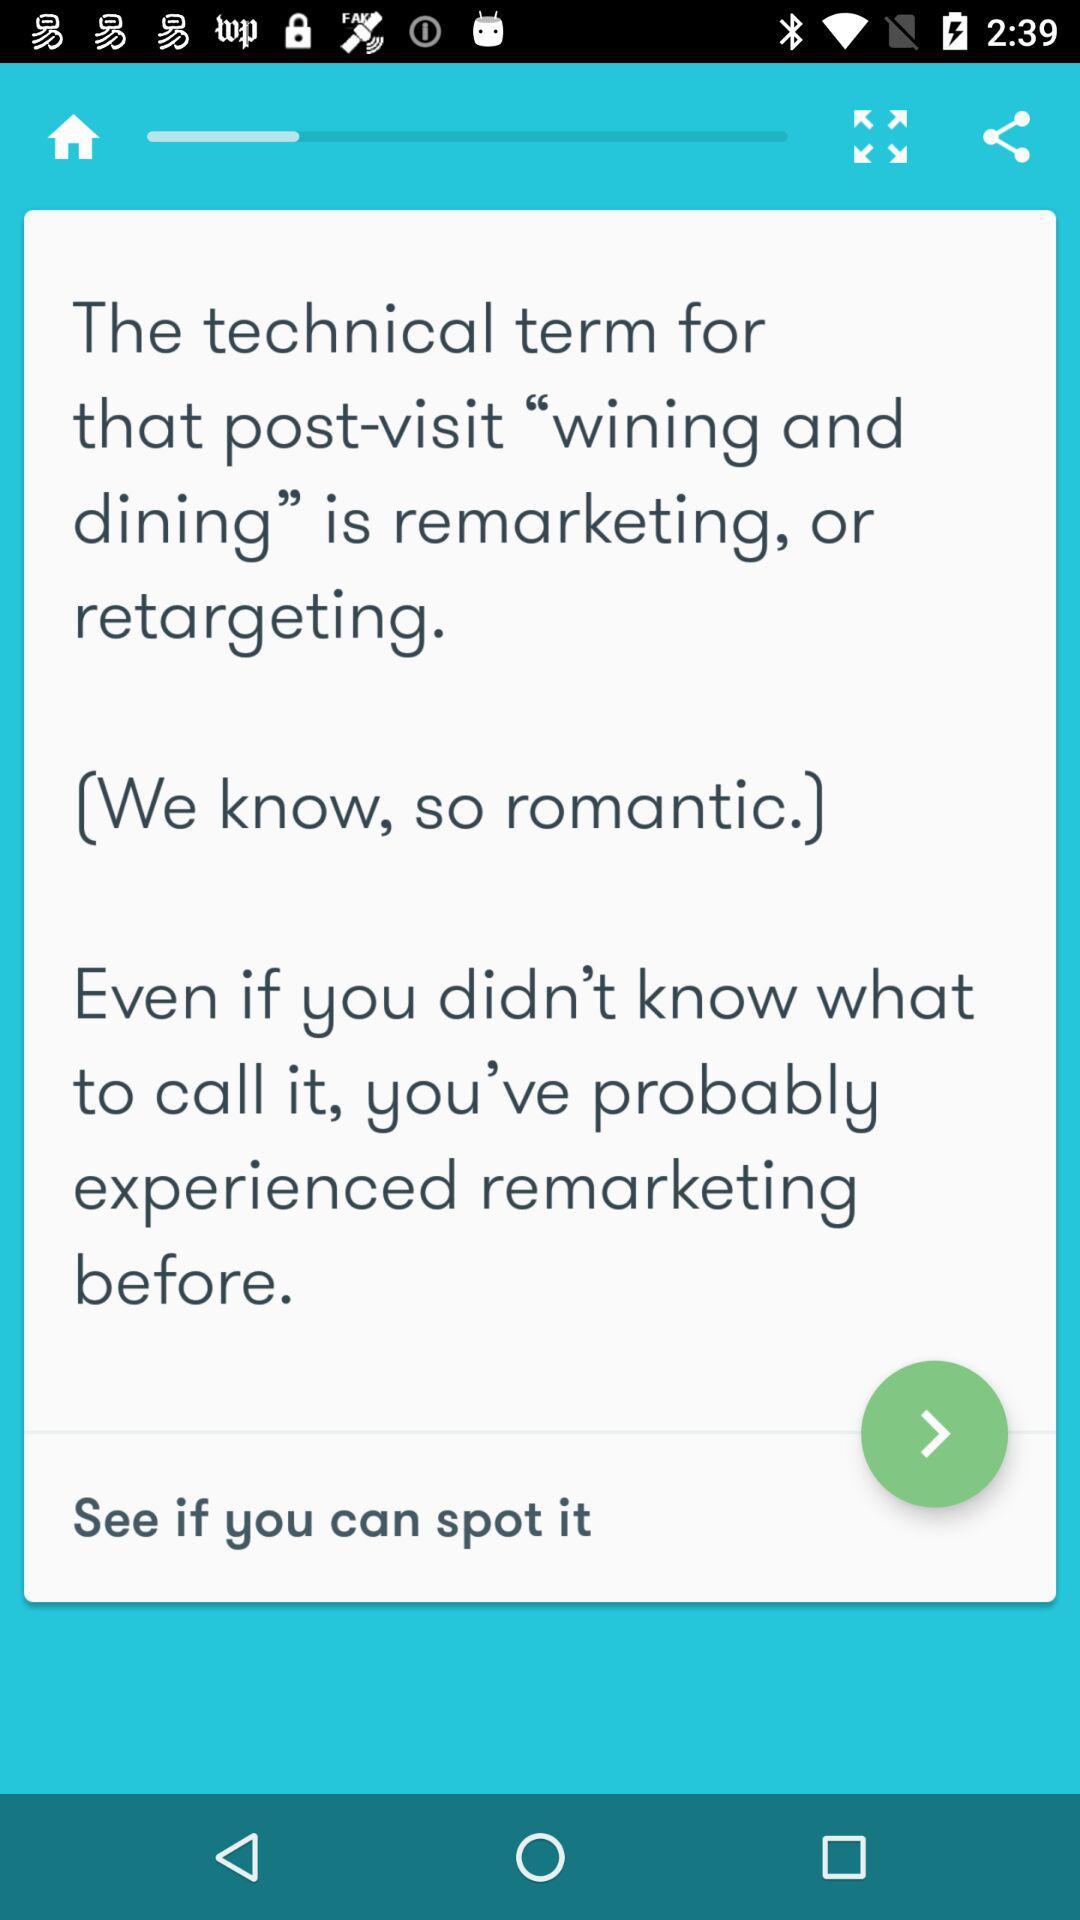 The width and height of the screenshot is (1080, 1920). What do you see at coordinates (934, 1433) in the screenshot?
I see `the arrow_forward icon` at bounding box center [934, 1433].